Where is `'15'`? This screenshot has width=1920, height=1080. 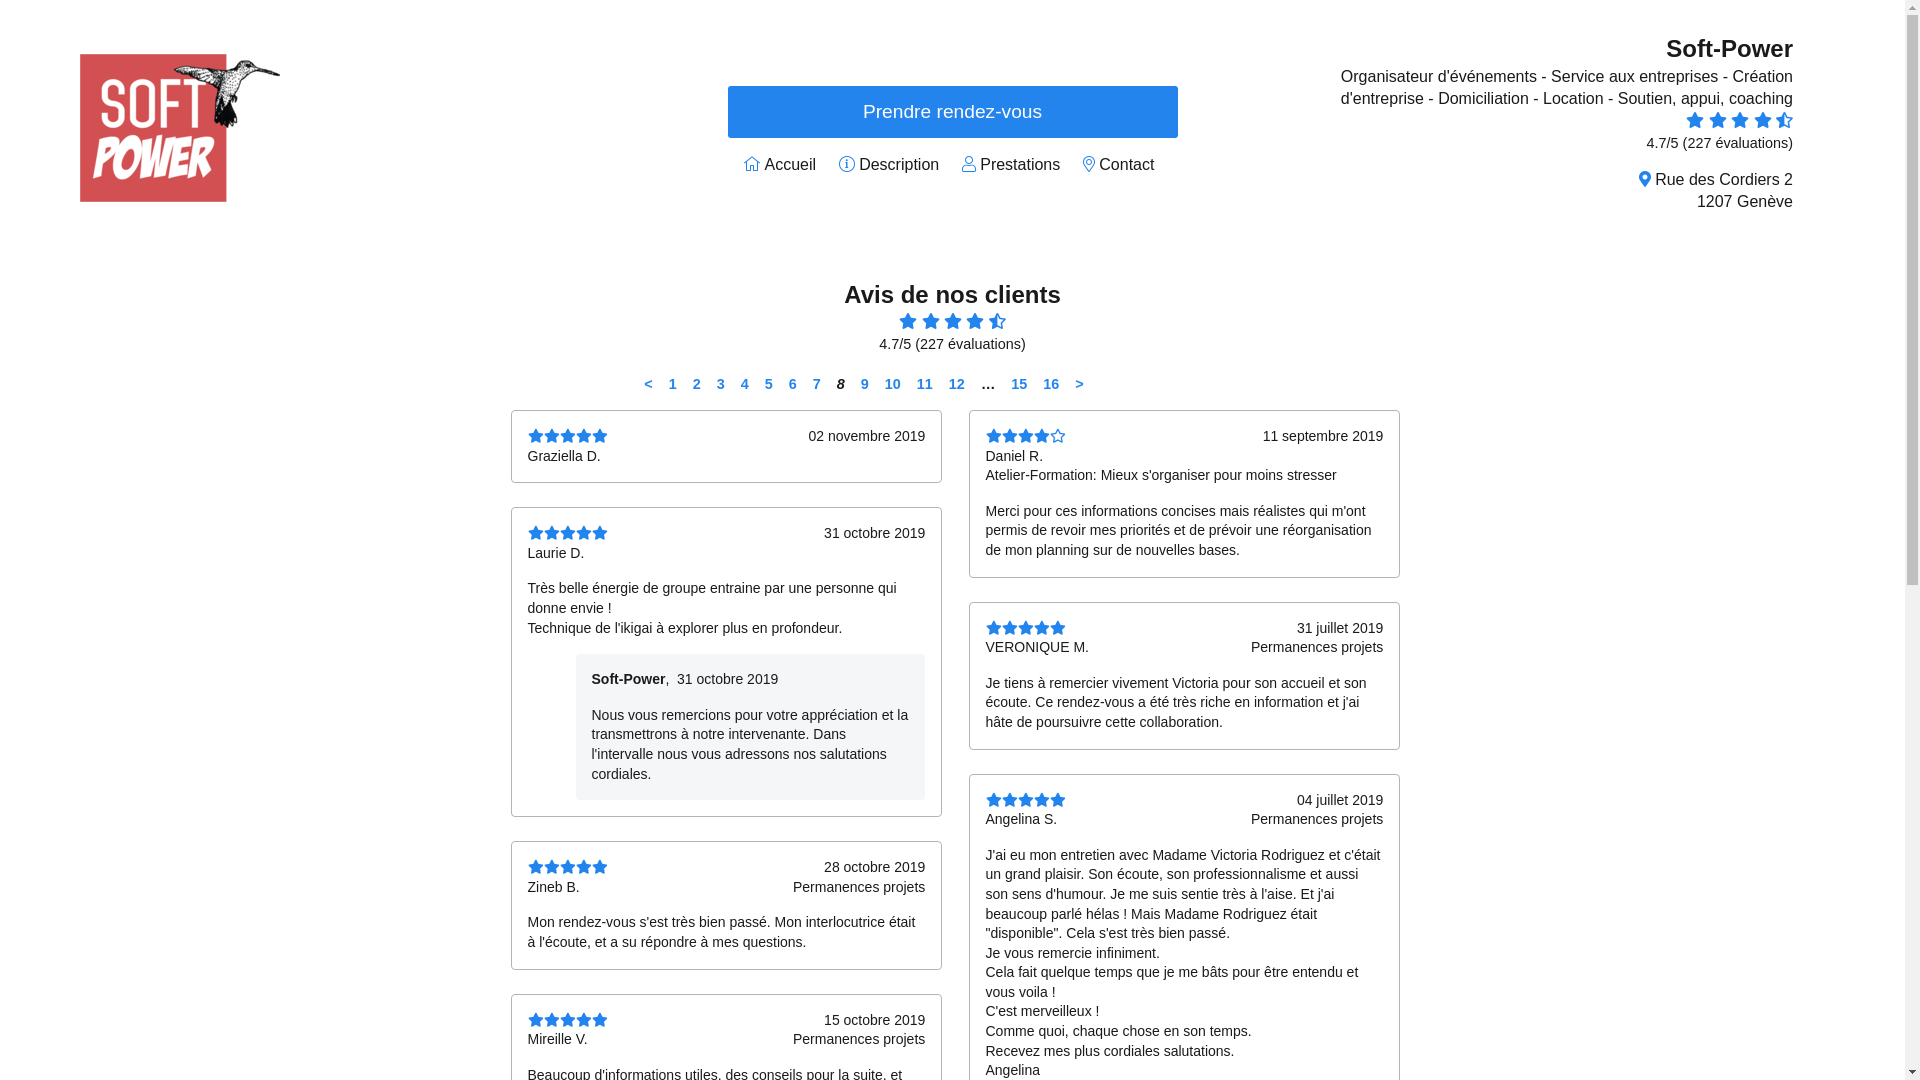 '15' is located at coordinates (1018, 384).